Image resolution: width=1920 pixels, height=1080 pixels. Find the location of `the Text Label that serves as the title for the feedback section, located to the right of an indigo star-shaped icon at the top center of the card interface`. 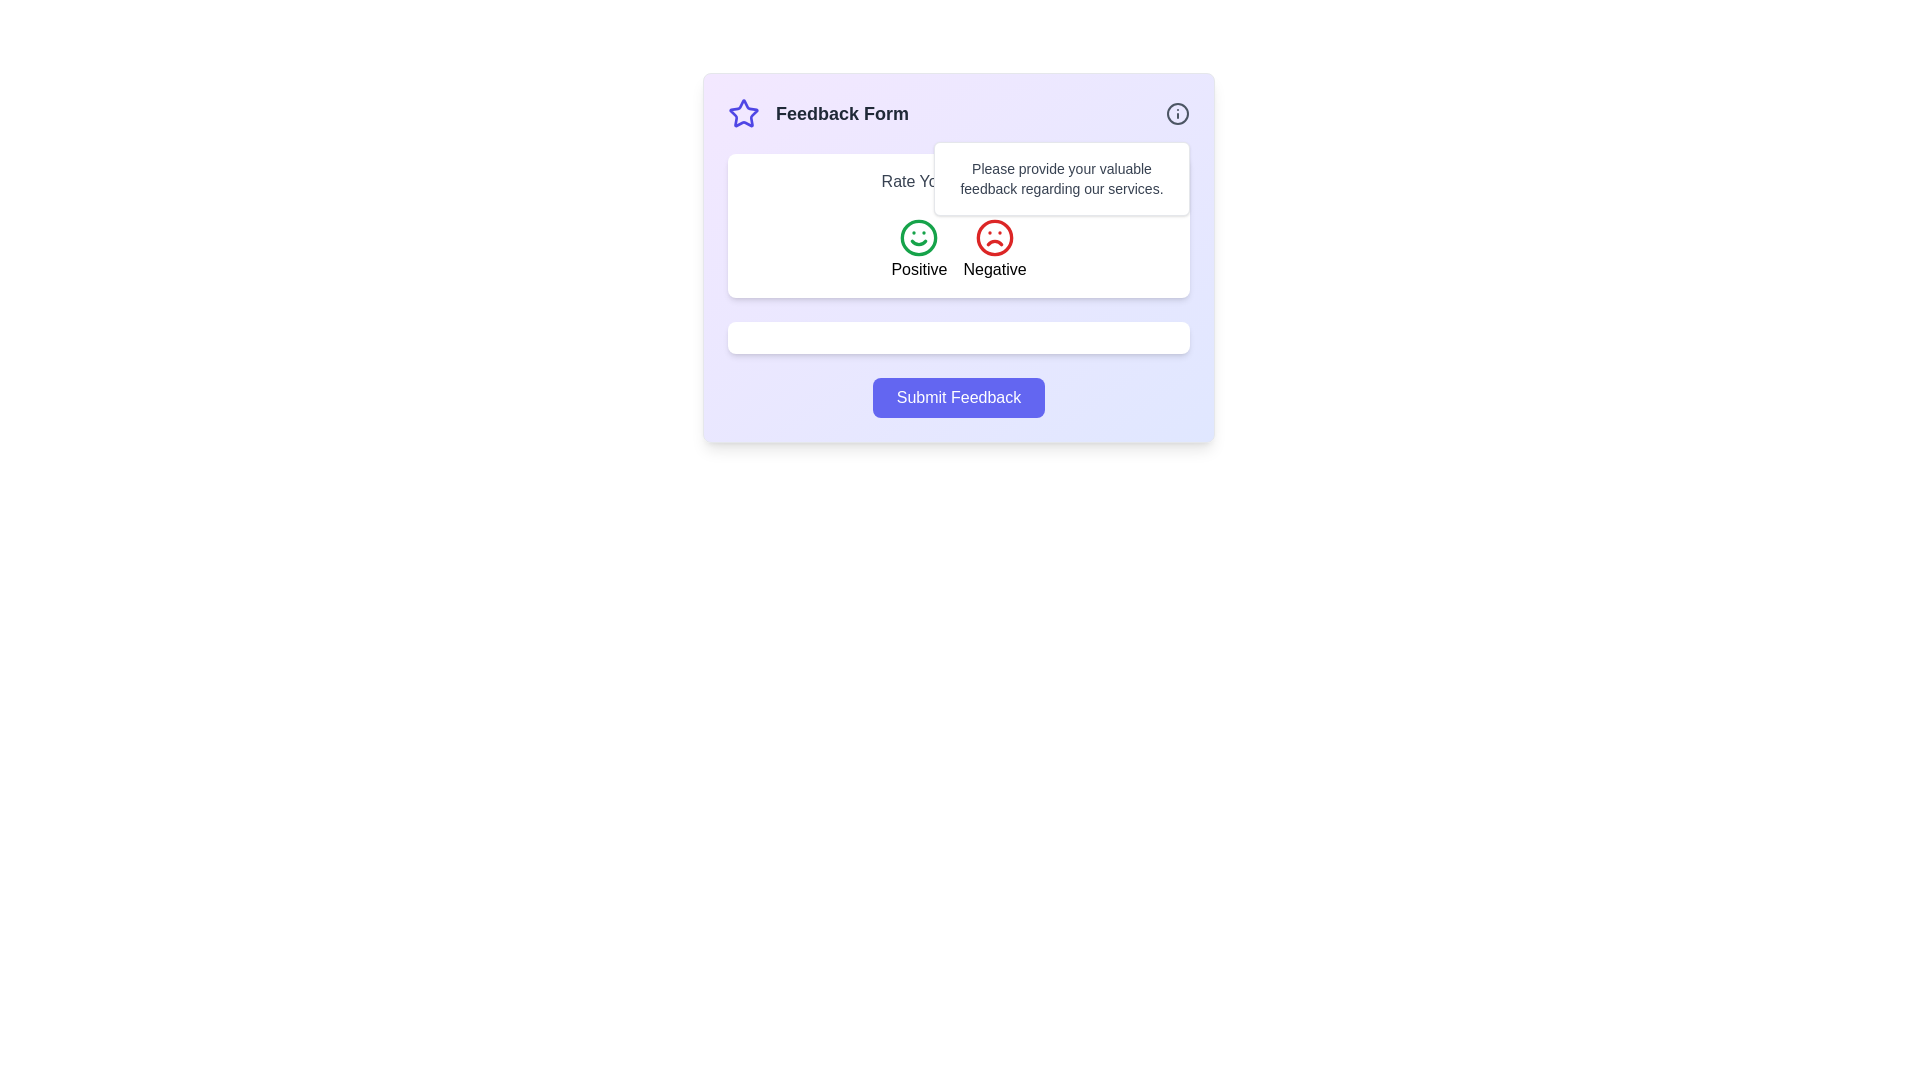

the Text Label that serves as the title for the feedback section, located to the right of an indigo star-shaped icon at the top center of the card interface is located at coordinates (842, 114).